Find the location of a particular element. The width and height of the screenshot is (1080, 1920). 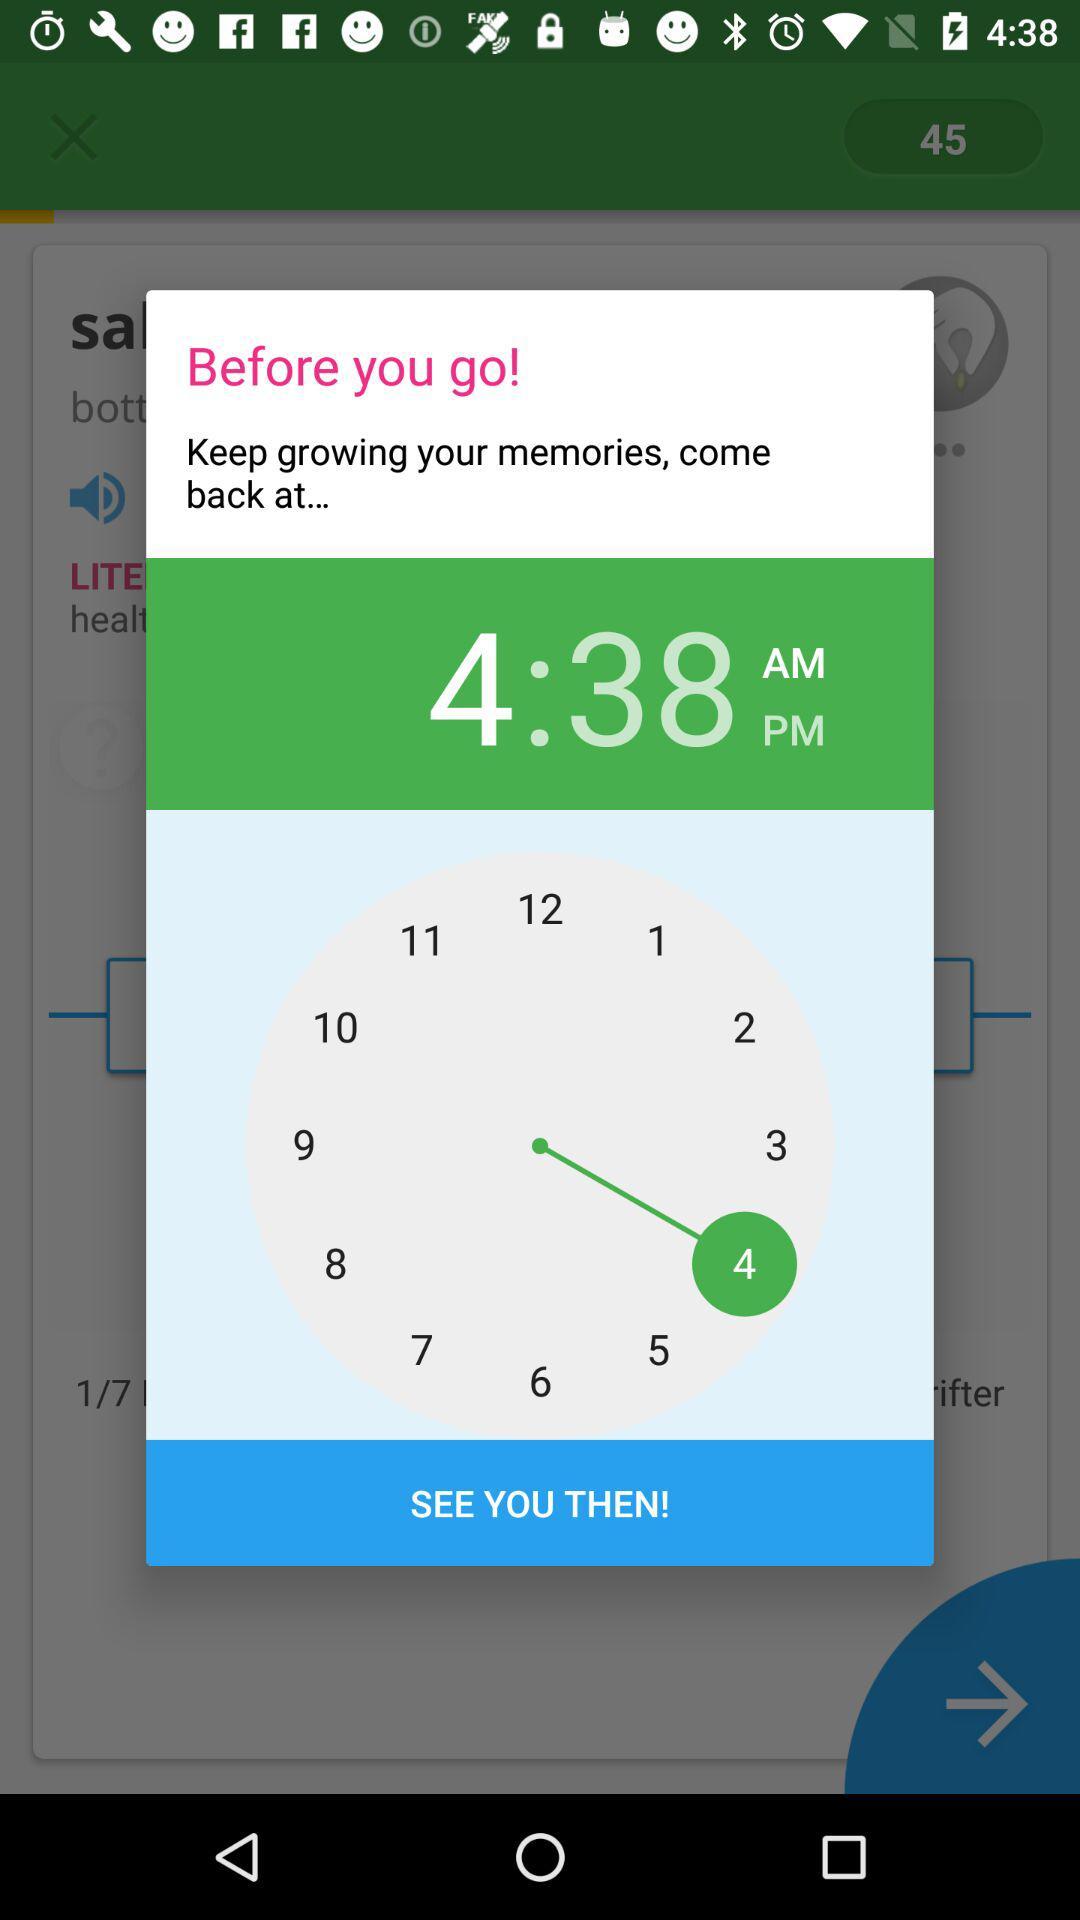

icon below the am item is located at coordinates (792, 722).